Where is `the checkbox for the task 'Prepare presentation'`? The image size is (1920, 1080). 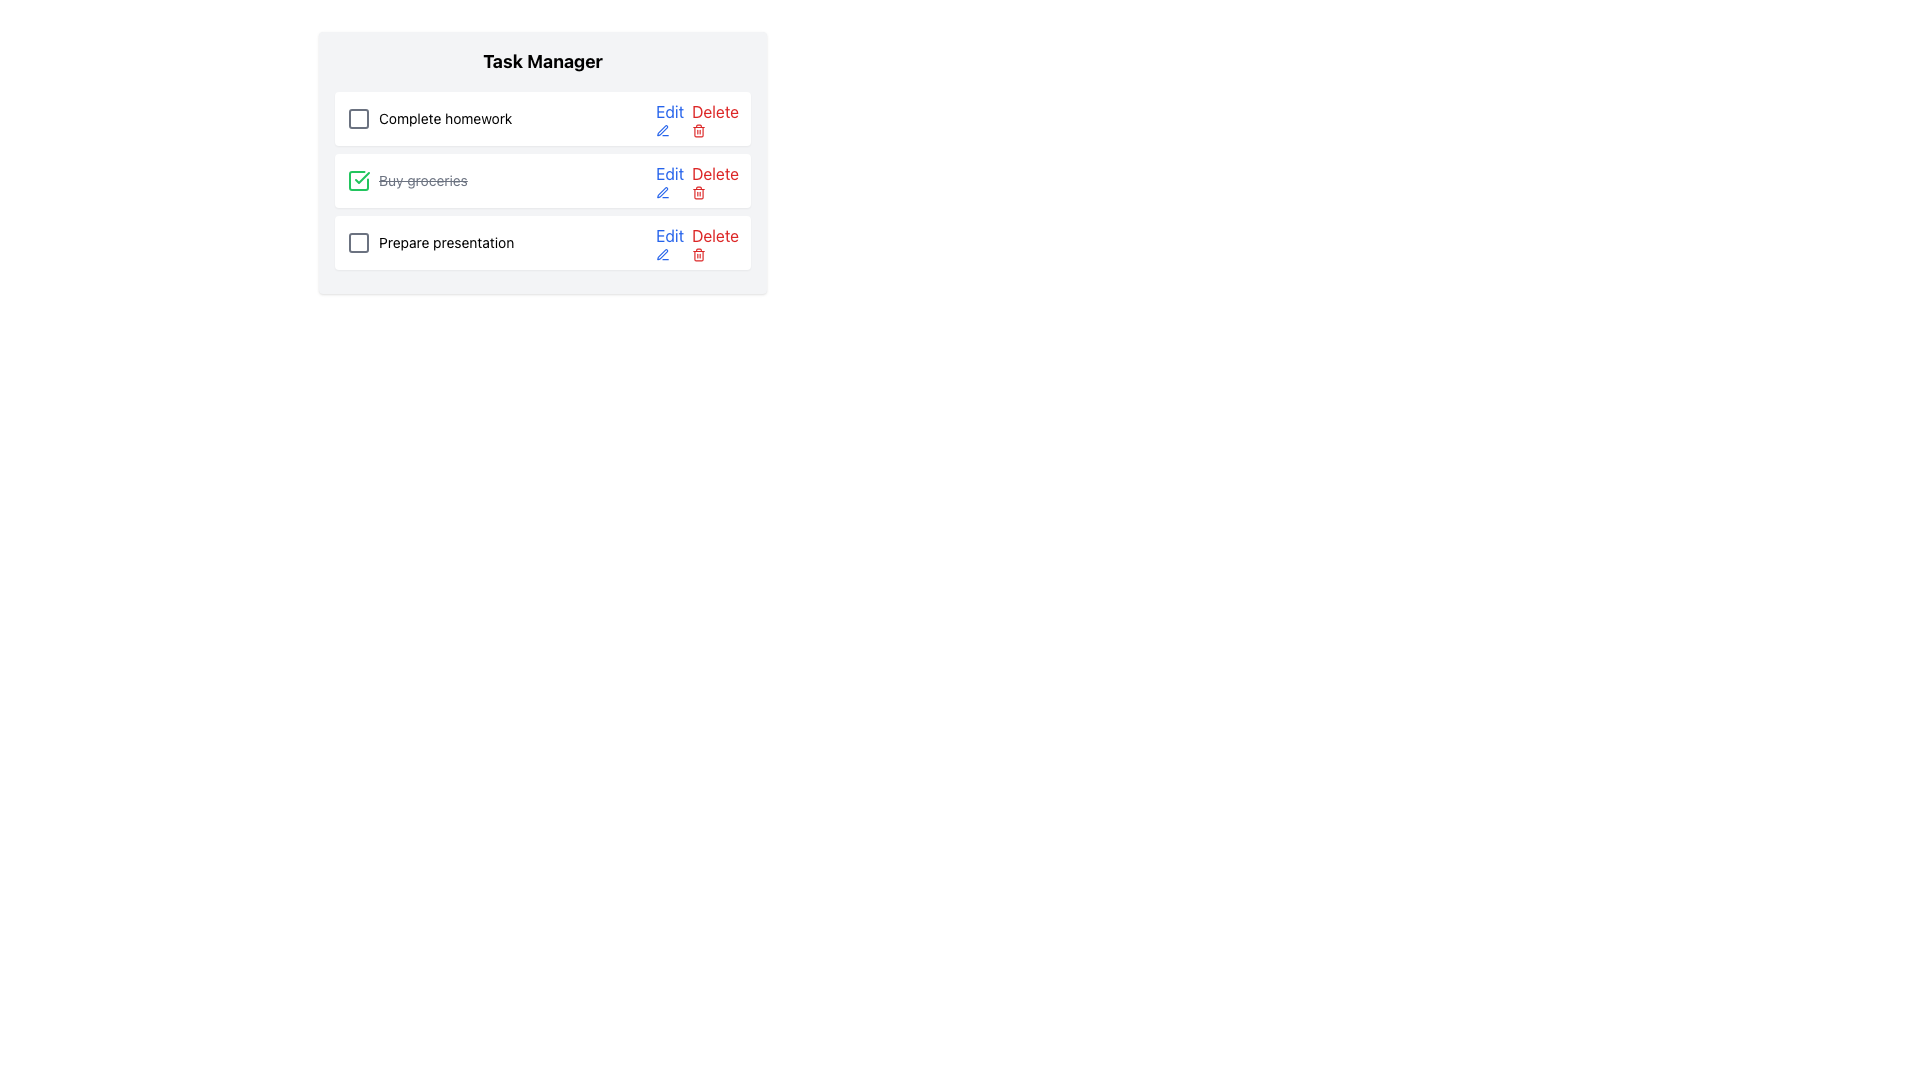
the checkbox for the task 'Prepare presentation' is located at coordinates (359, 242).